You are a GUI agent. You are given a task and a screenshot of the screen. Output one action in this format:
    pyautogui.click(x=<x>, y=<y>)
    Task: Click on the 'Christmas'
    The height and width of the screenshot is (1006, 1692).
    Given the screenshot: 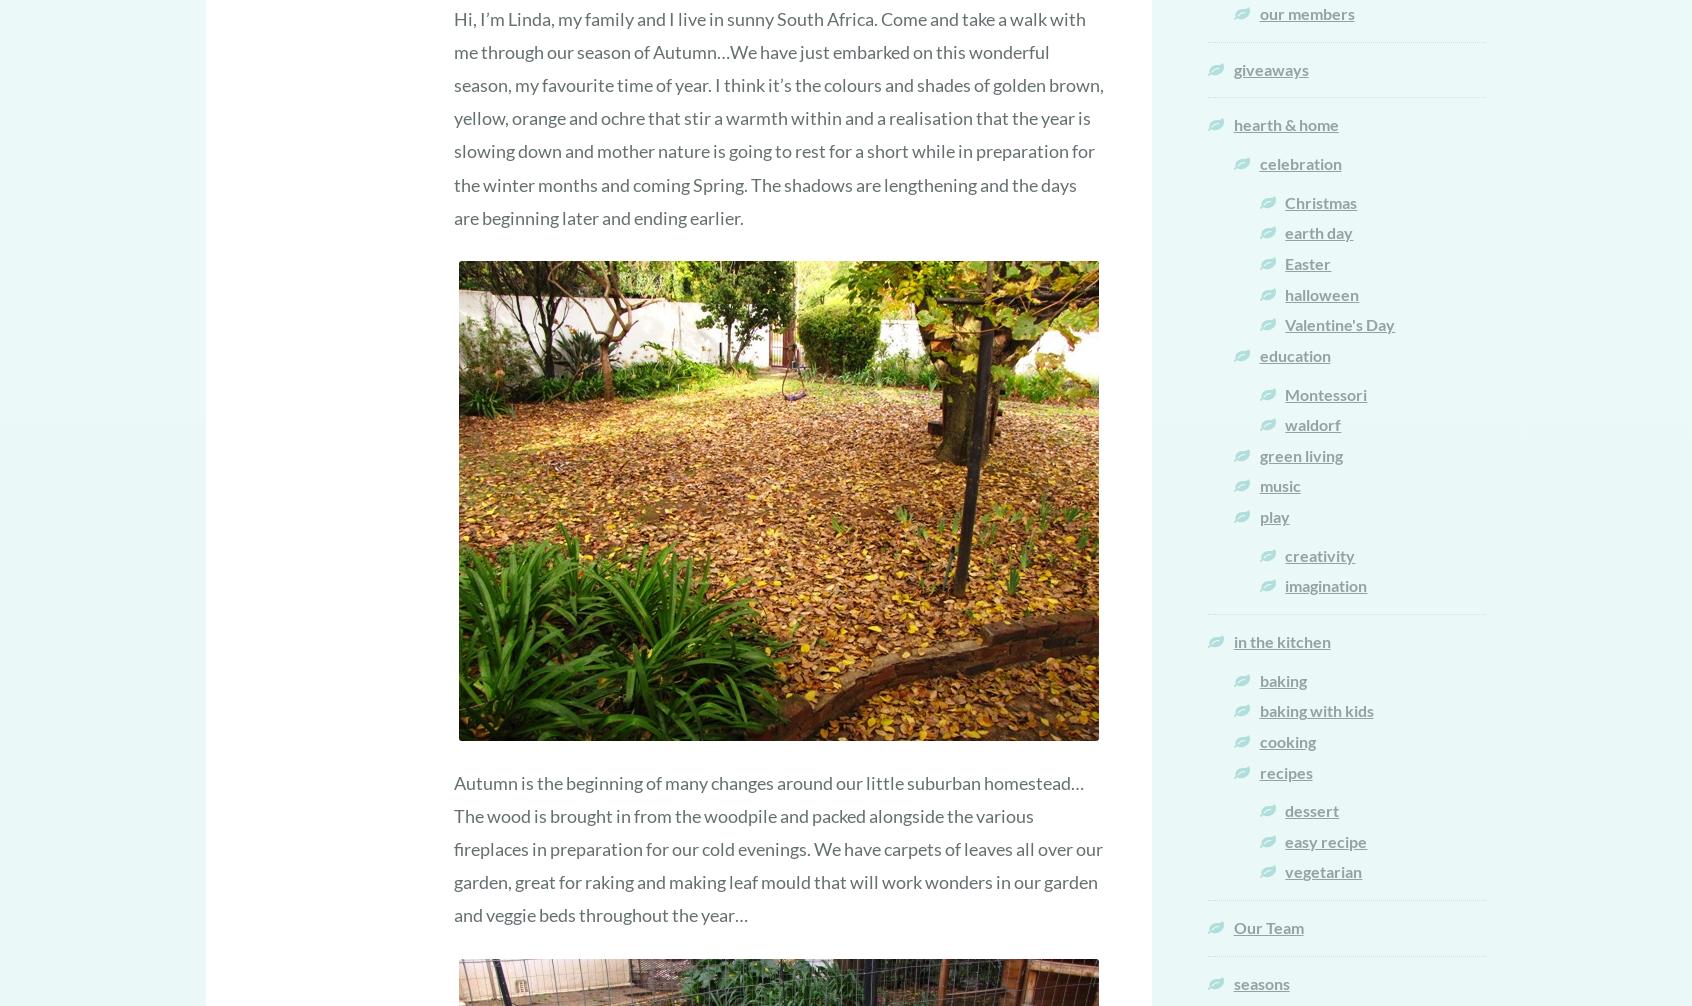 What is the action you would take?
    pyautogui.click(x=1319, y=201)
    